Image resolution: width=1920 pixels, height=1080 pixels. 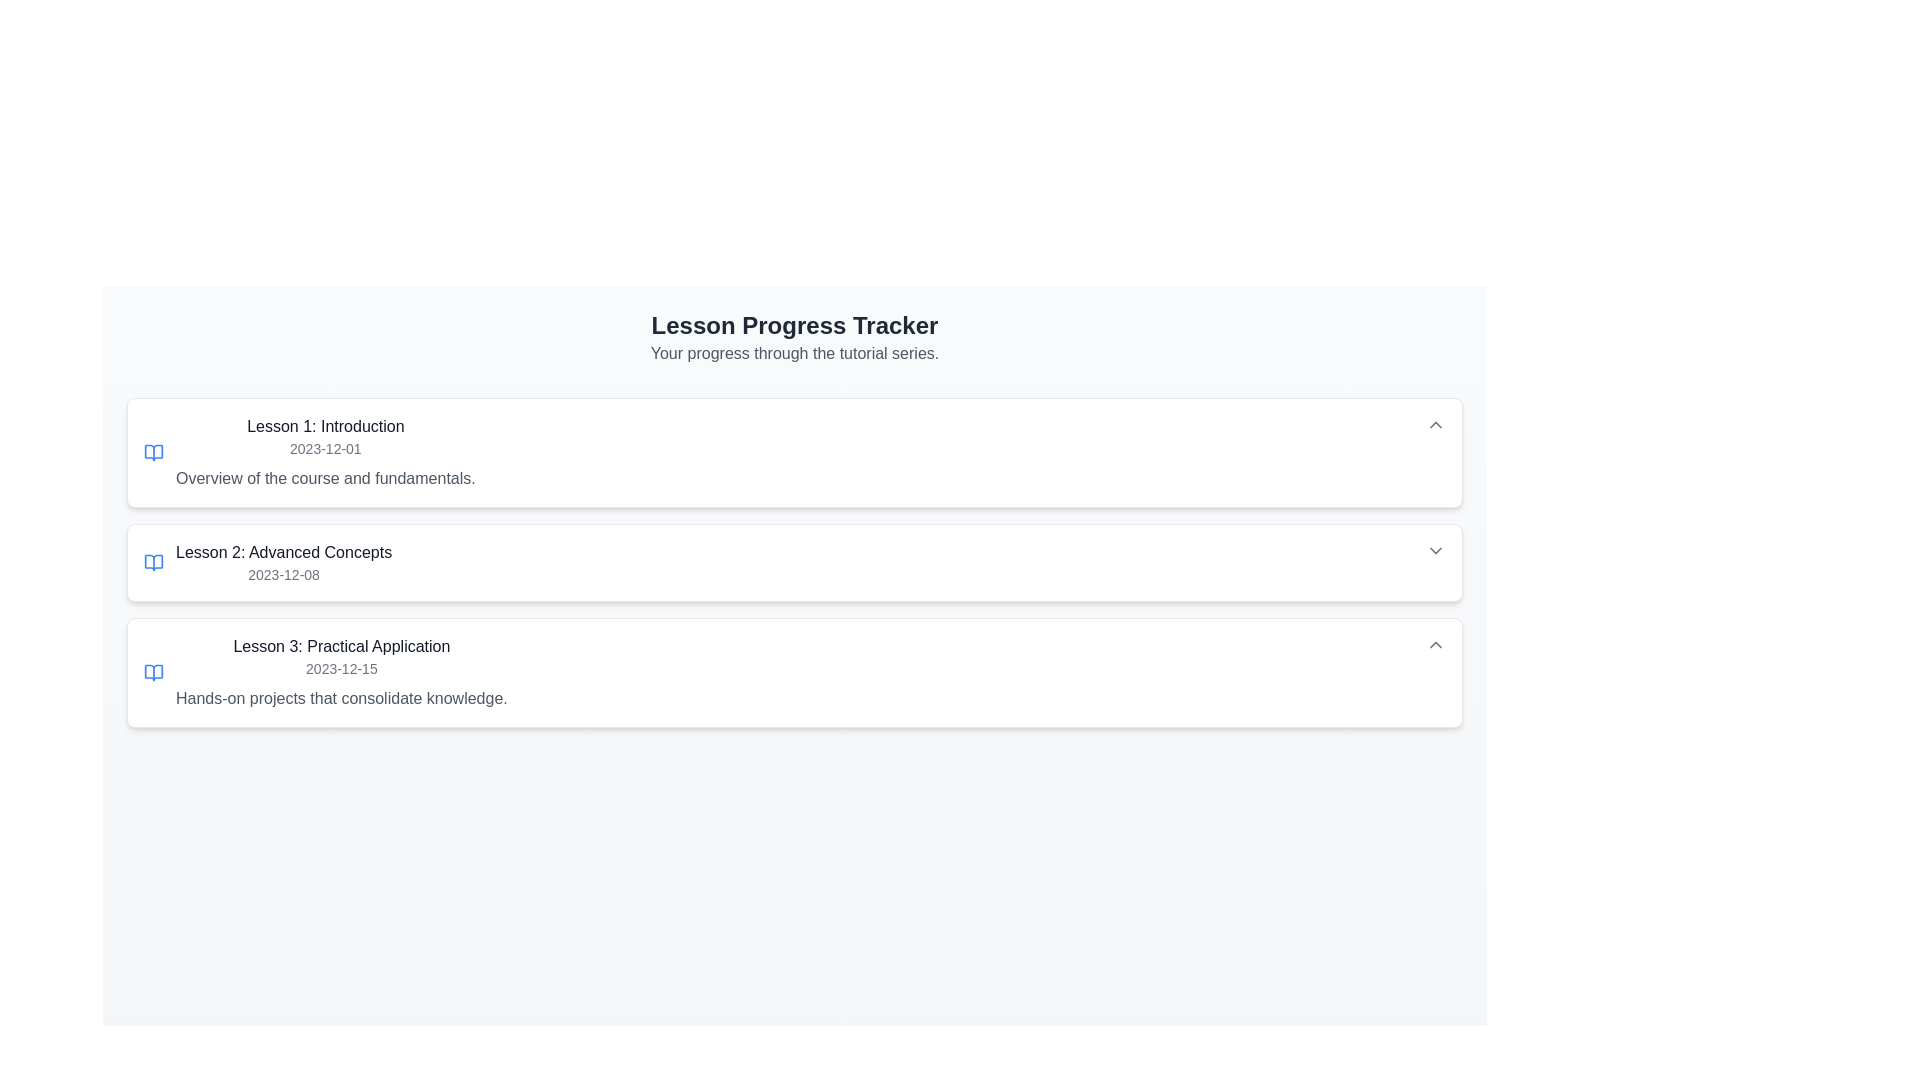 I want to click on the static text element that reads 'Hands-on projects that consolidate knowledge.', which is visually subordinate to the heading 'Lesson 3: Practical Application' and the date '2023-12-15', so click(x=341, y=697).